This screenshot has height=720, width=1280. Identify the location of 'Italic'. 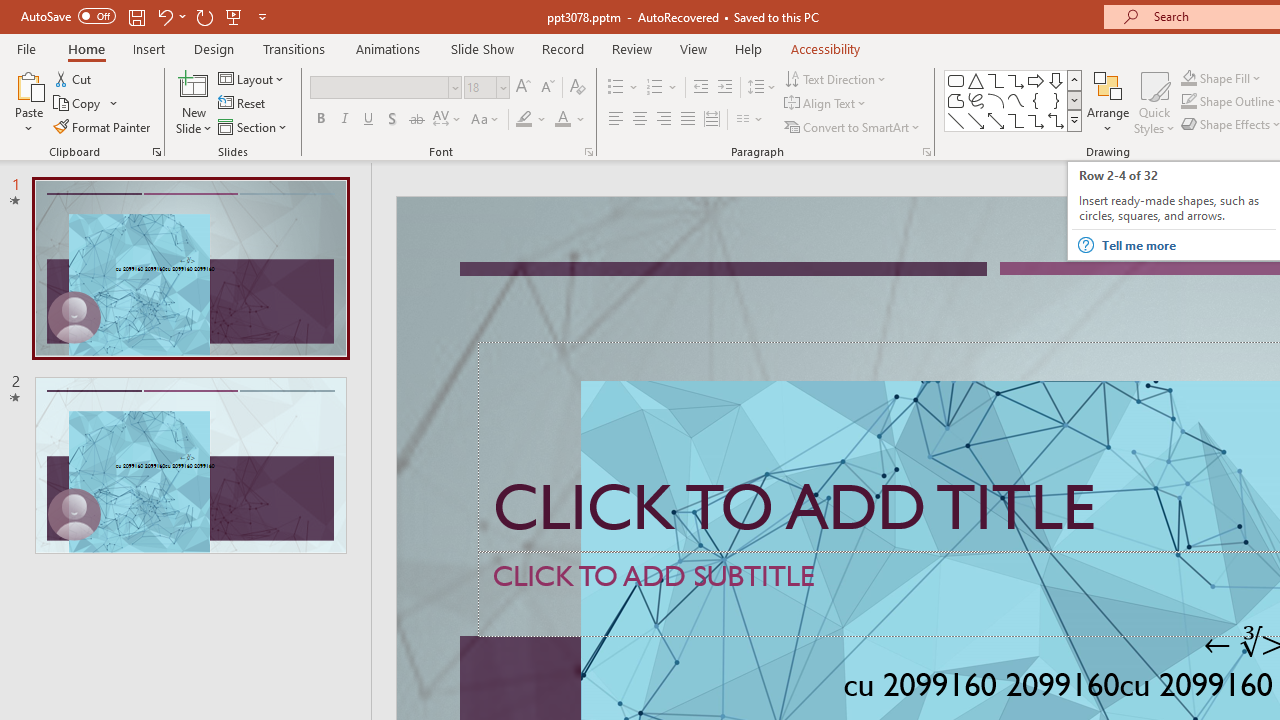
(344, 119).